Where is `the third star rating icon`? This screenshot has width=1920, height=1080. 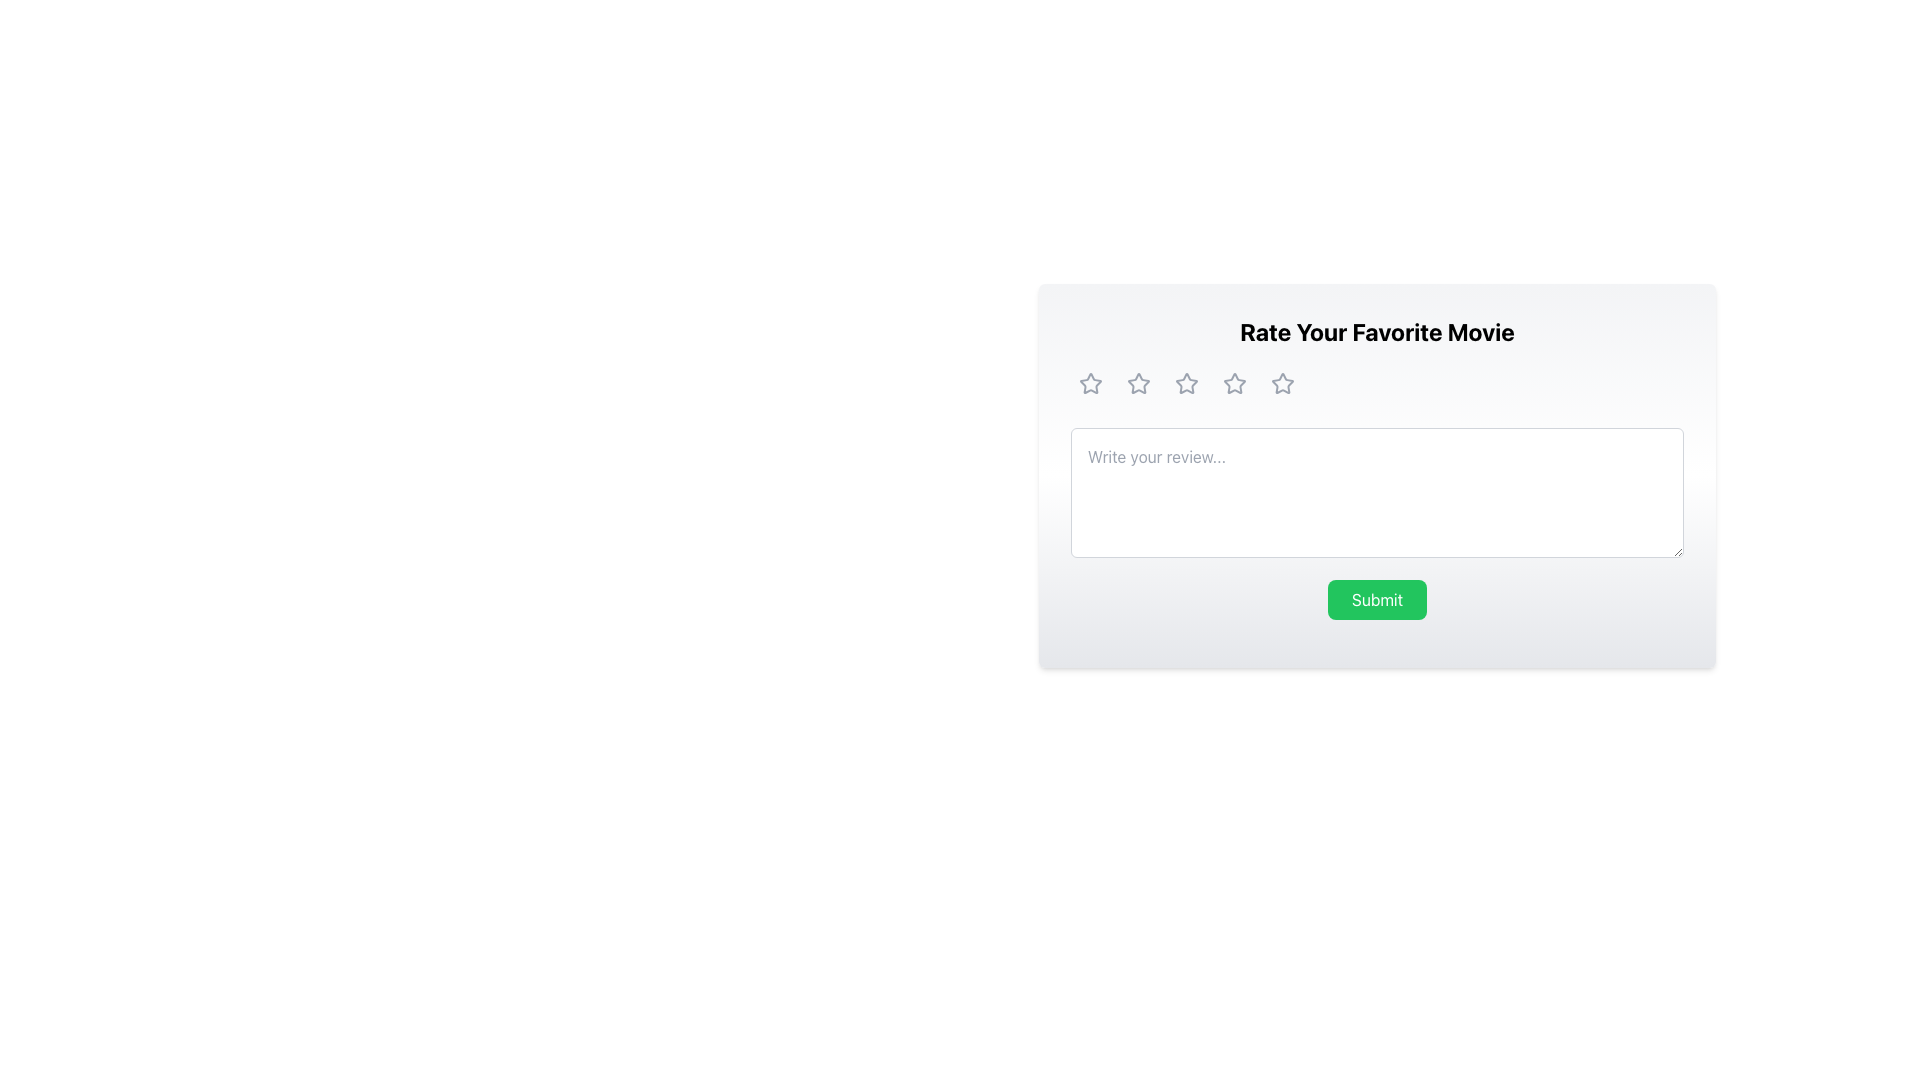
the third star rating icon is located at coordinates (1186, 384).